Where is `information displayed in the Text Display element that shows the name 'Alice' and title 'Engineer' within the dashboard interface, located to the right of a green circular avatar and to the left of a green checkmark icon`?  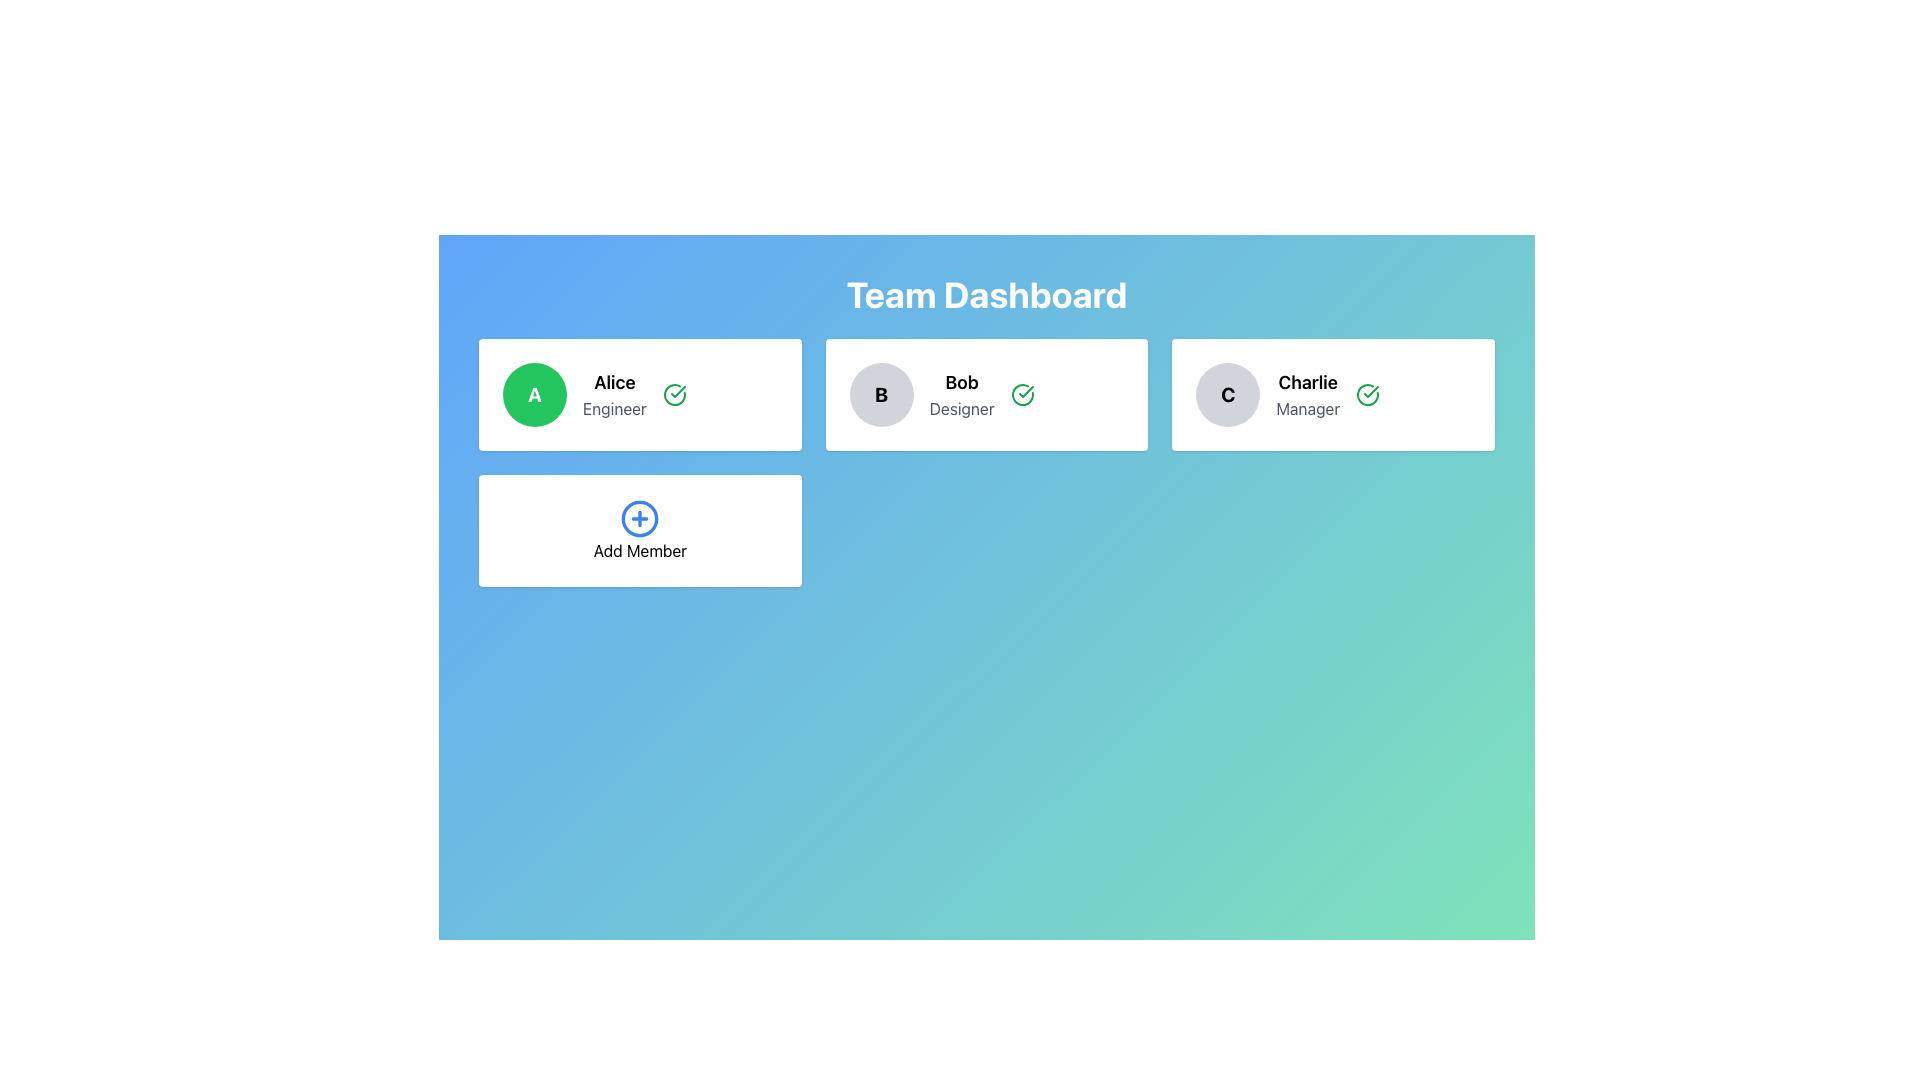 information displayed in the Text Display element that shows the name 'Alice' and title 'Engineer' within the dashboard interface, located to the right of a green circular avatar and to the left of a green checkmark icon is located at coordinates (613, 394).